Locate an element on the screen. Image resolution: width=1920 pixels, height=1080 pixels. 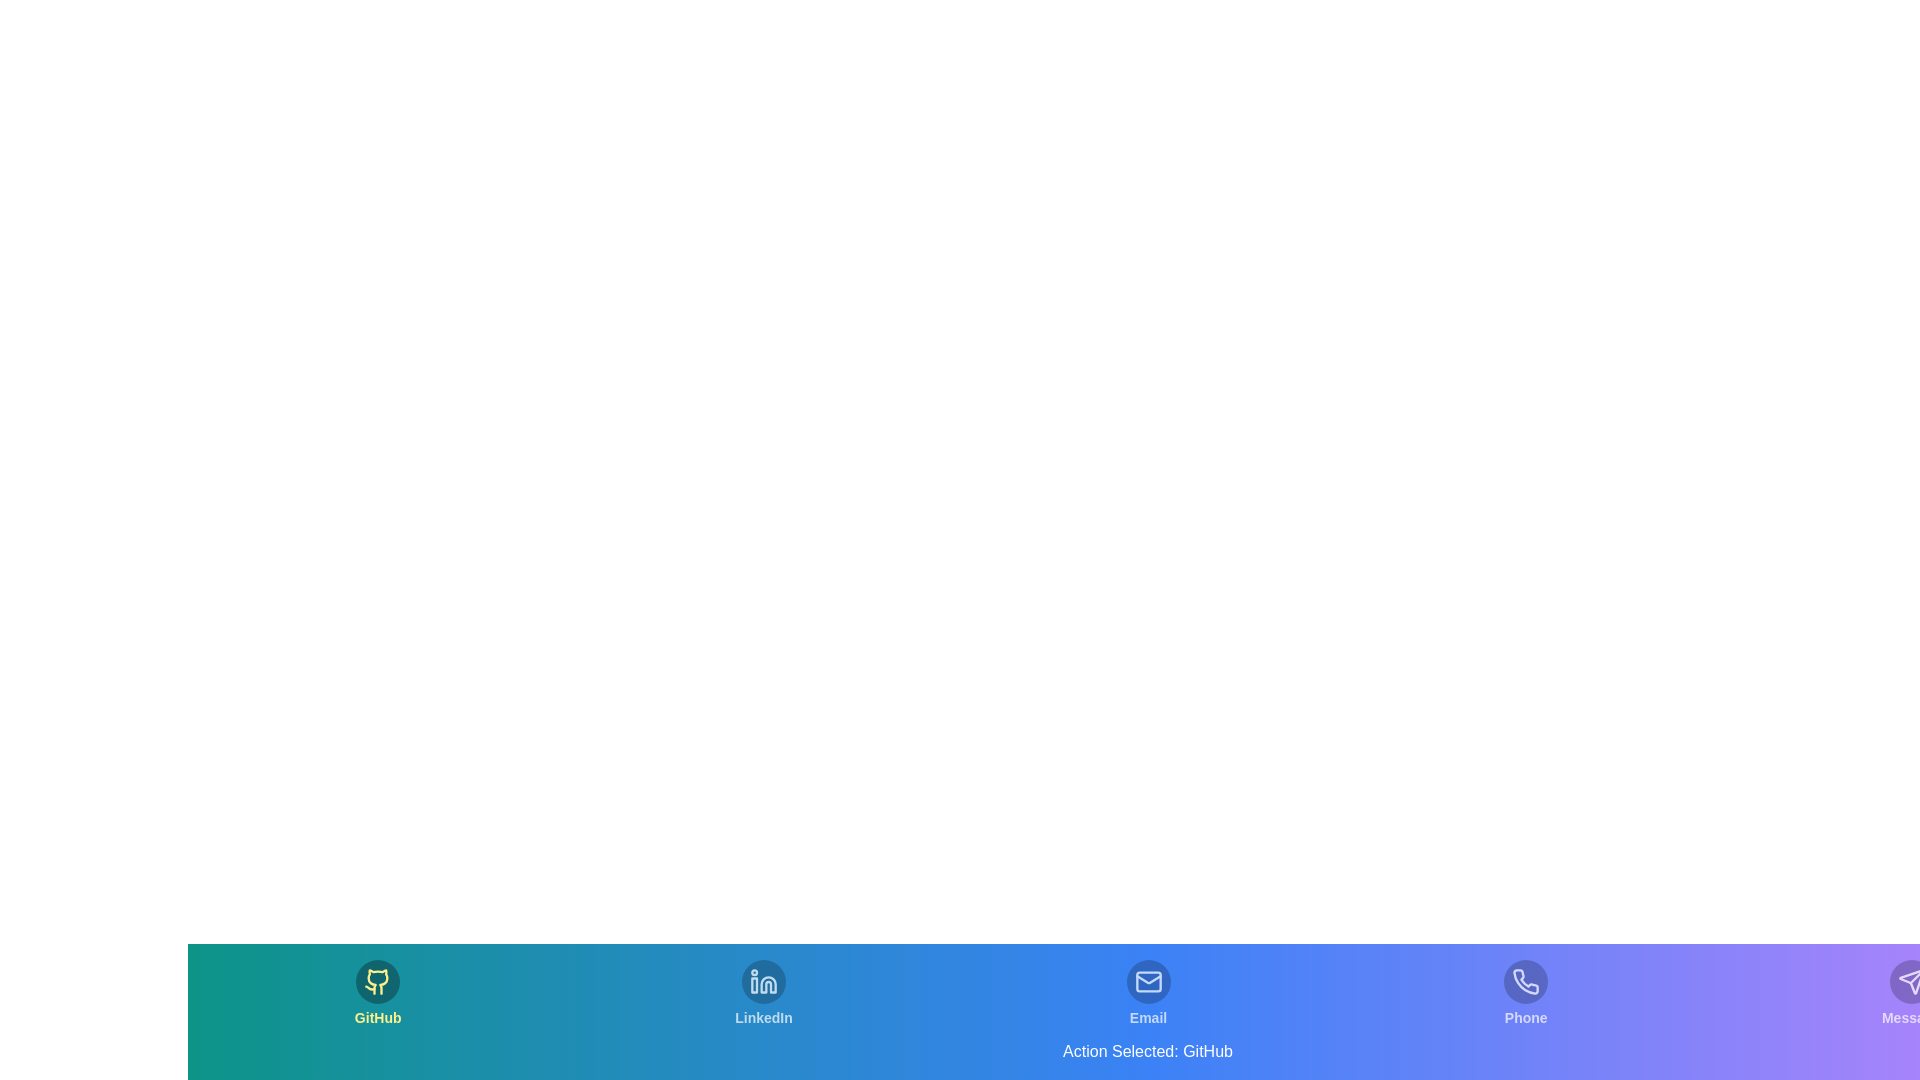
the tab corresponding to Phone to observe the action text update is located at coordinates (1525, 994).